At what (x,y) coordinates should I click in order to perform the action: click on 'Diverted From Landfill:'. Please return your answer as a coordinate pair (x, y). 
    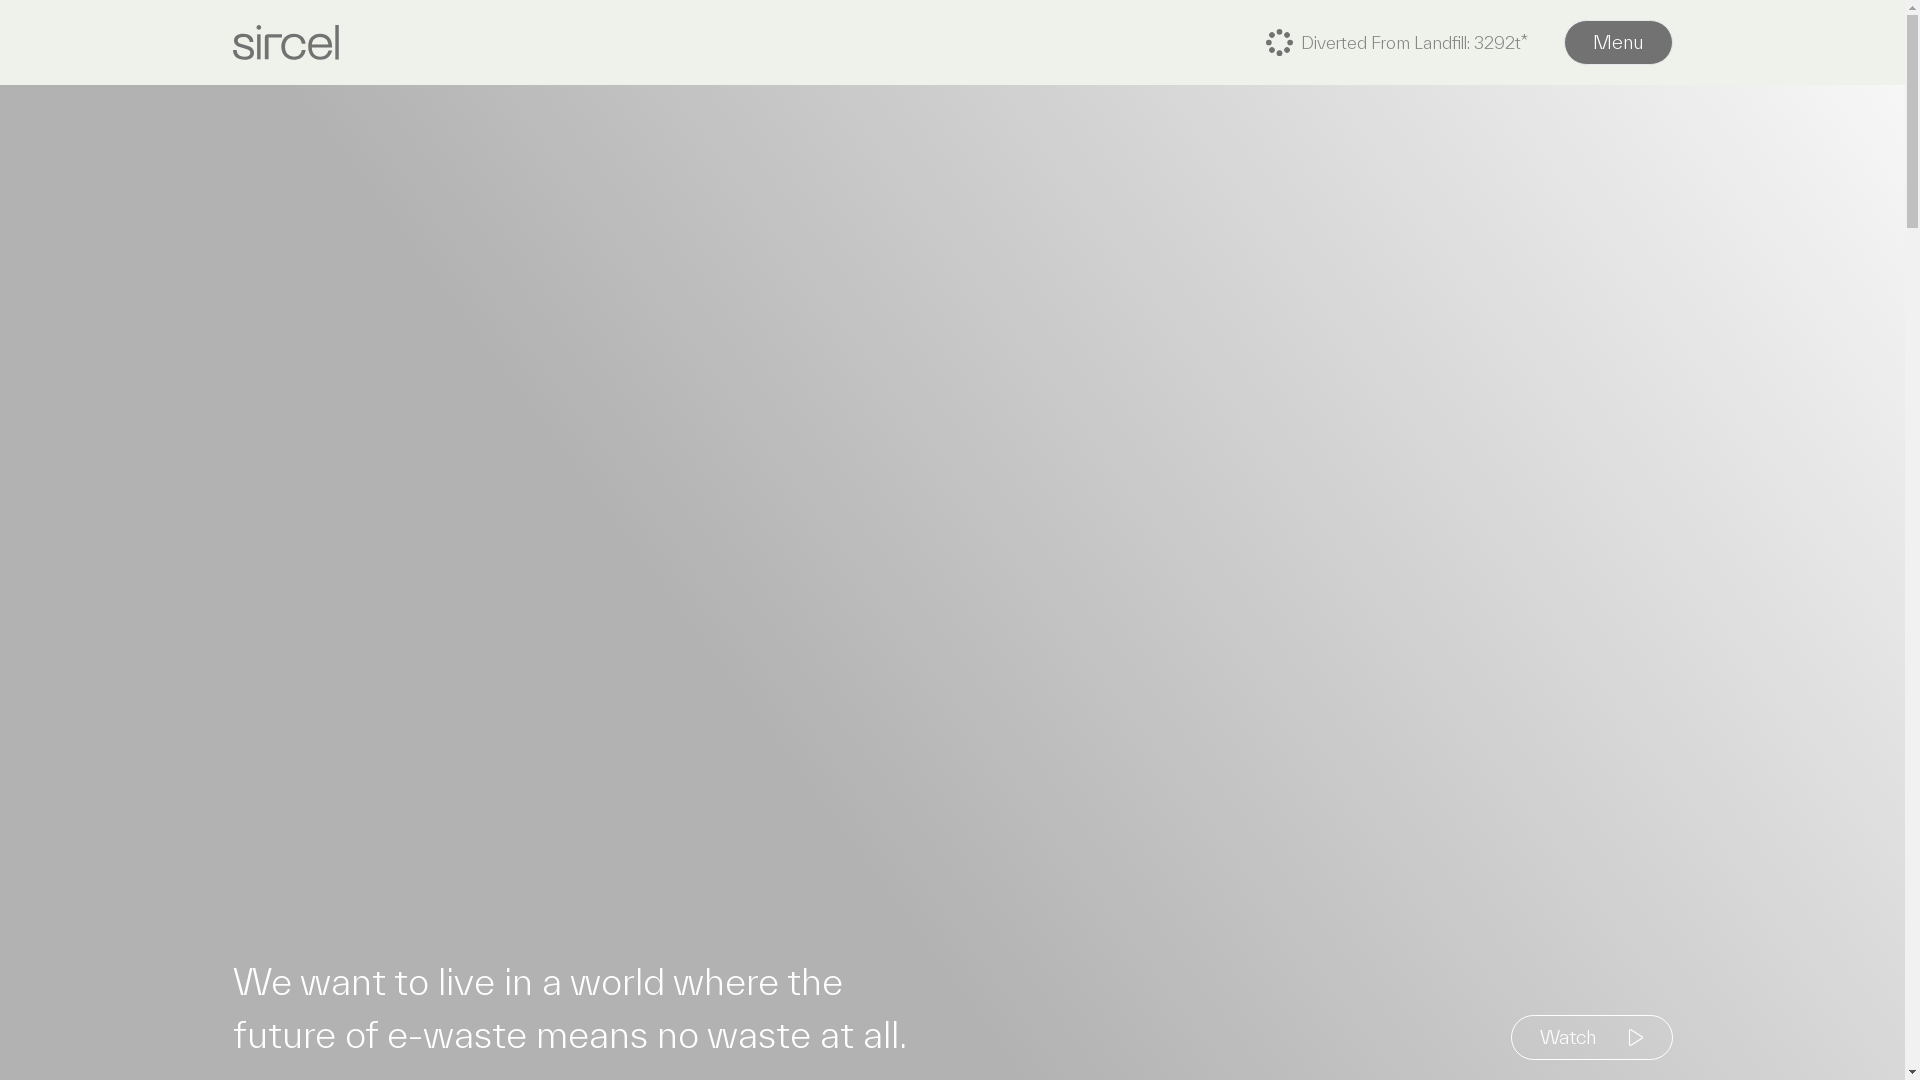
    Looking at the image, I should click on (1520, 42).